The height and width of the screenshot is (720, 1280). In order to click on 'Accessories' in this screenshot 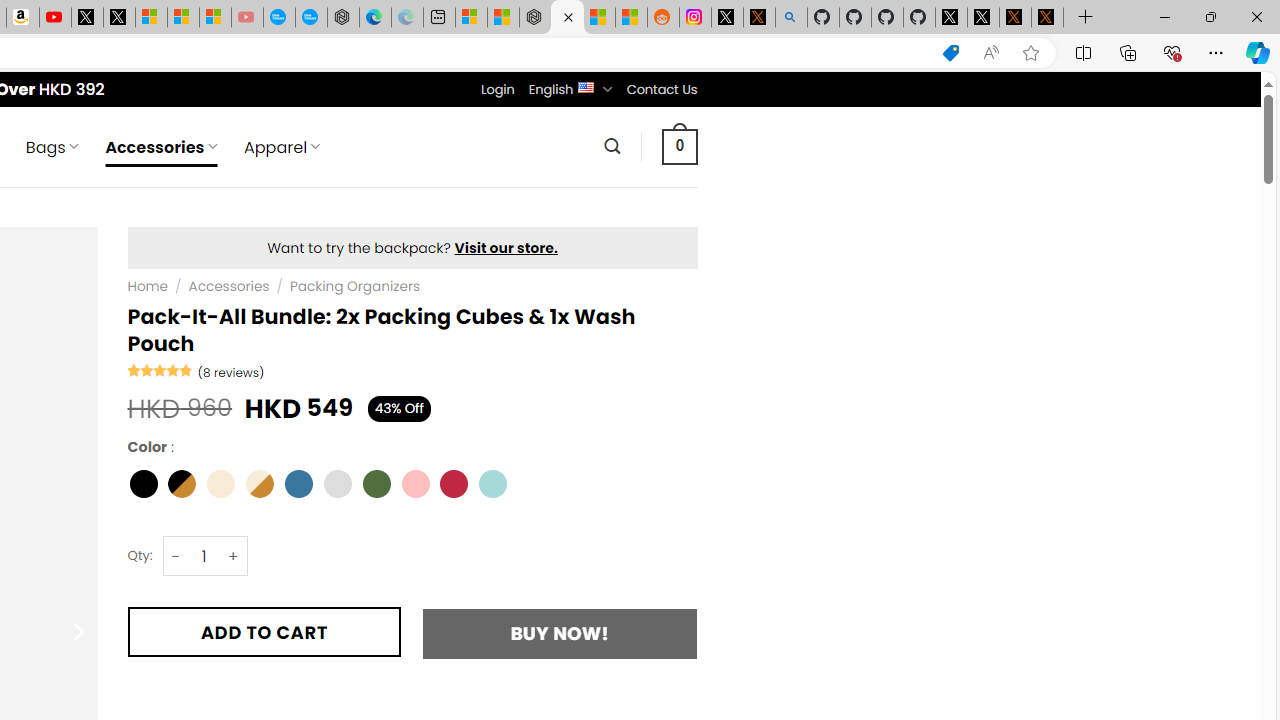, I will do `click(229, 286)`.